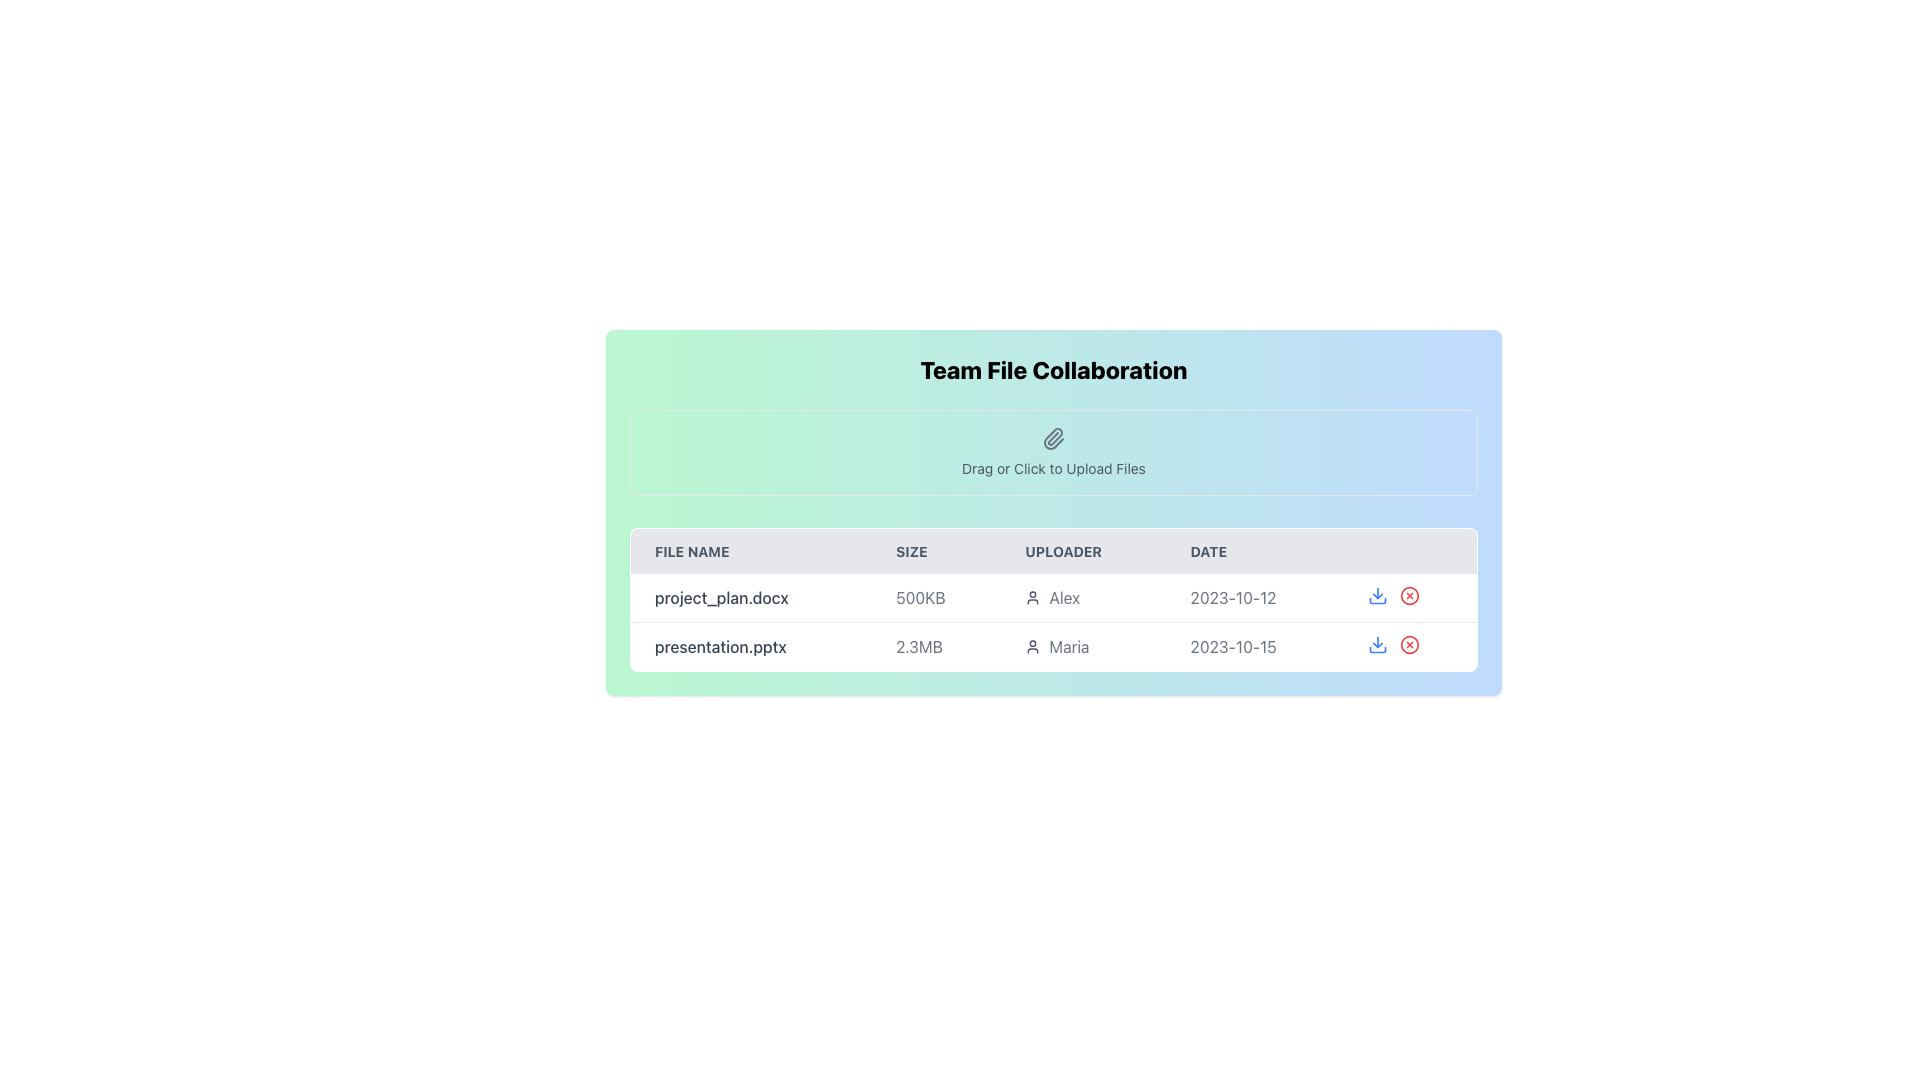  Describe the element at coordinates (1254, 597) in the screenshot. I see `displayed date from the Text label in the fourth column of the first row of the table, located next to 'Alex' in the 'UPLOADER' column` at that location.